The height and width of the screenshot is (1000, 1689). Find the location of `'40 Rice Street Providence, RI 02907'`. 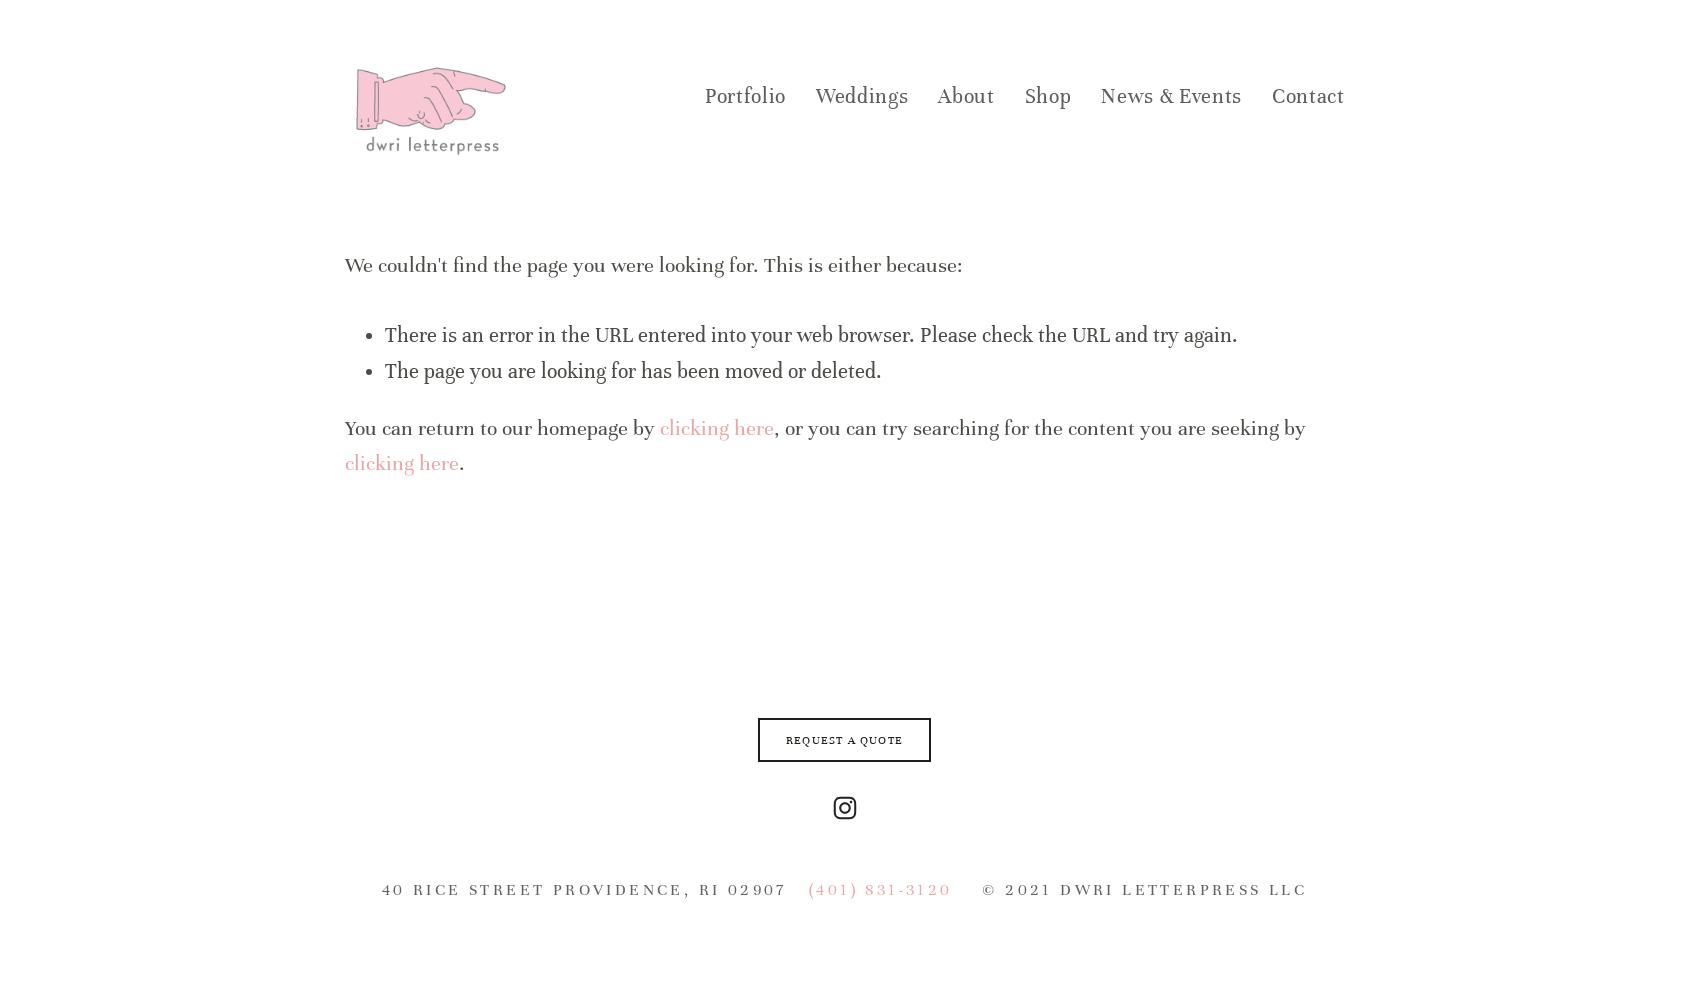

'40 Rice Street Providence, RI 02907' is located at coordinates (380, 889).